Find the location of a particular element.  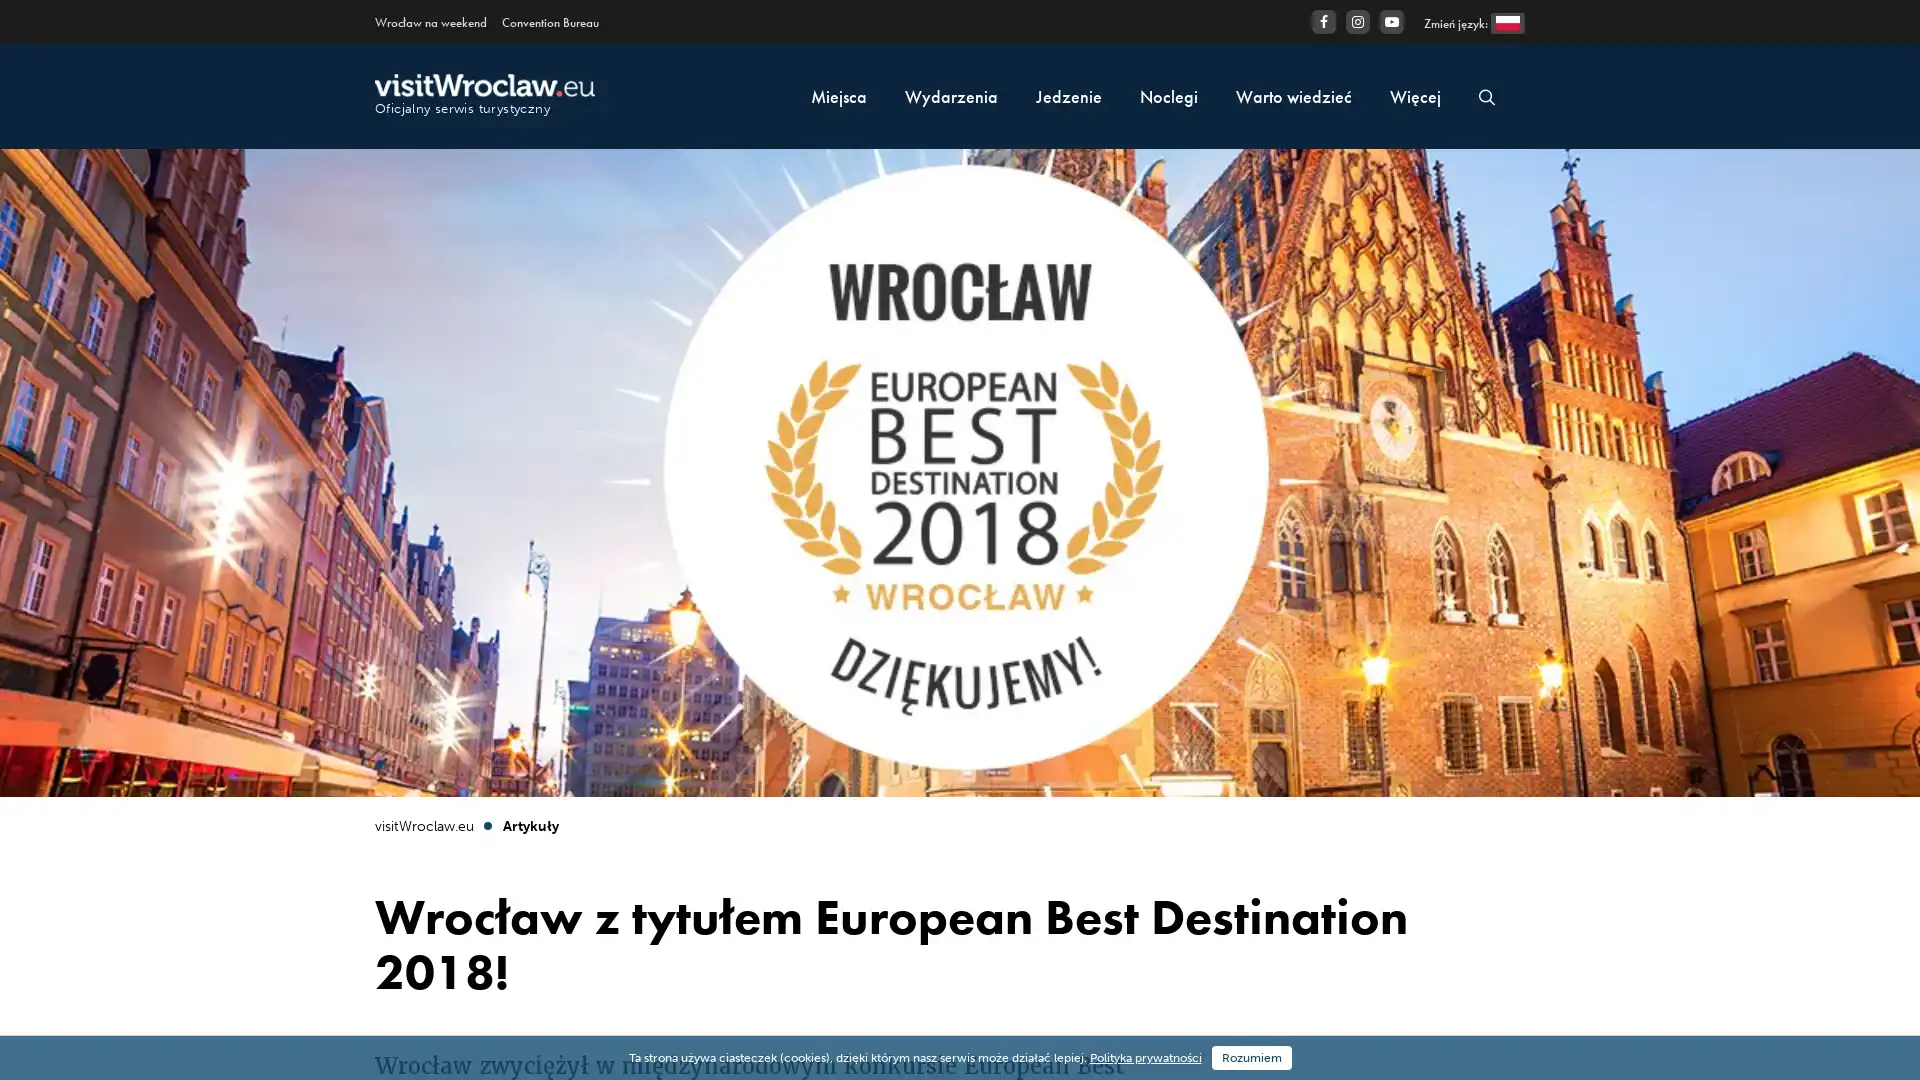

Warto wiedziec is located at coordinates (1294, 96).